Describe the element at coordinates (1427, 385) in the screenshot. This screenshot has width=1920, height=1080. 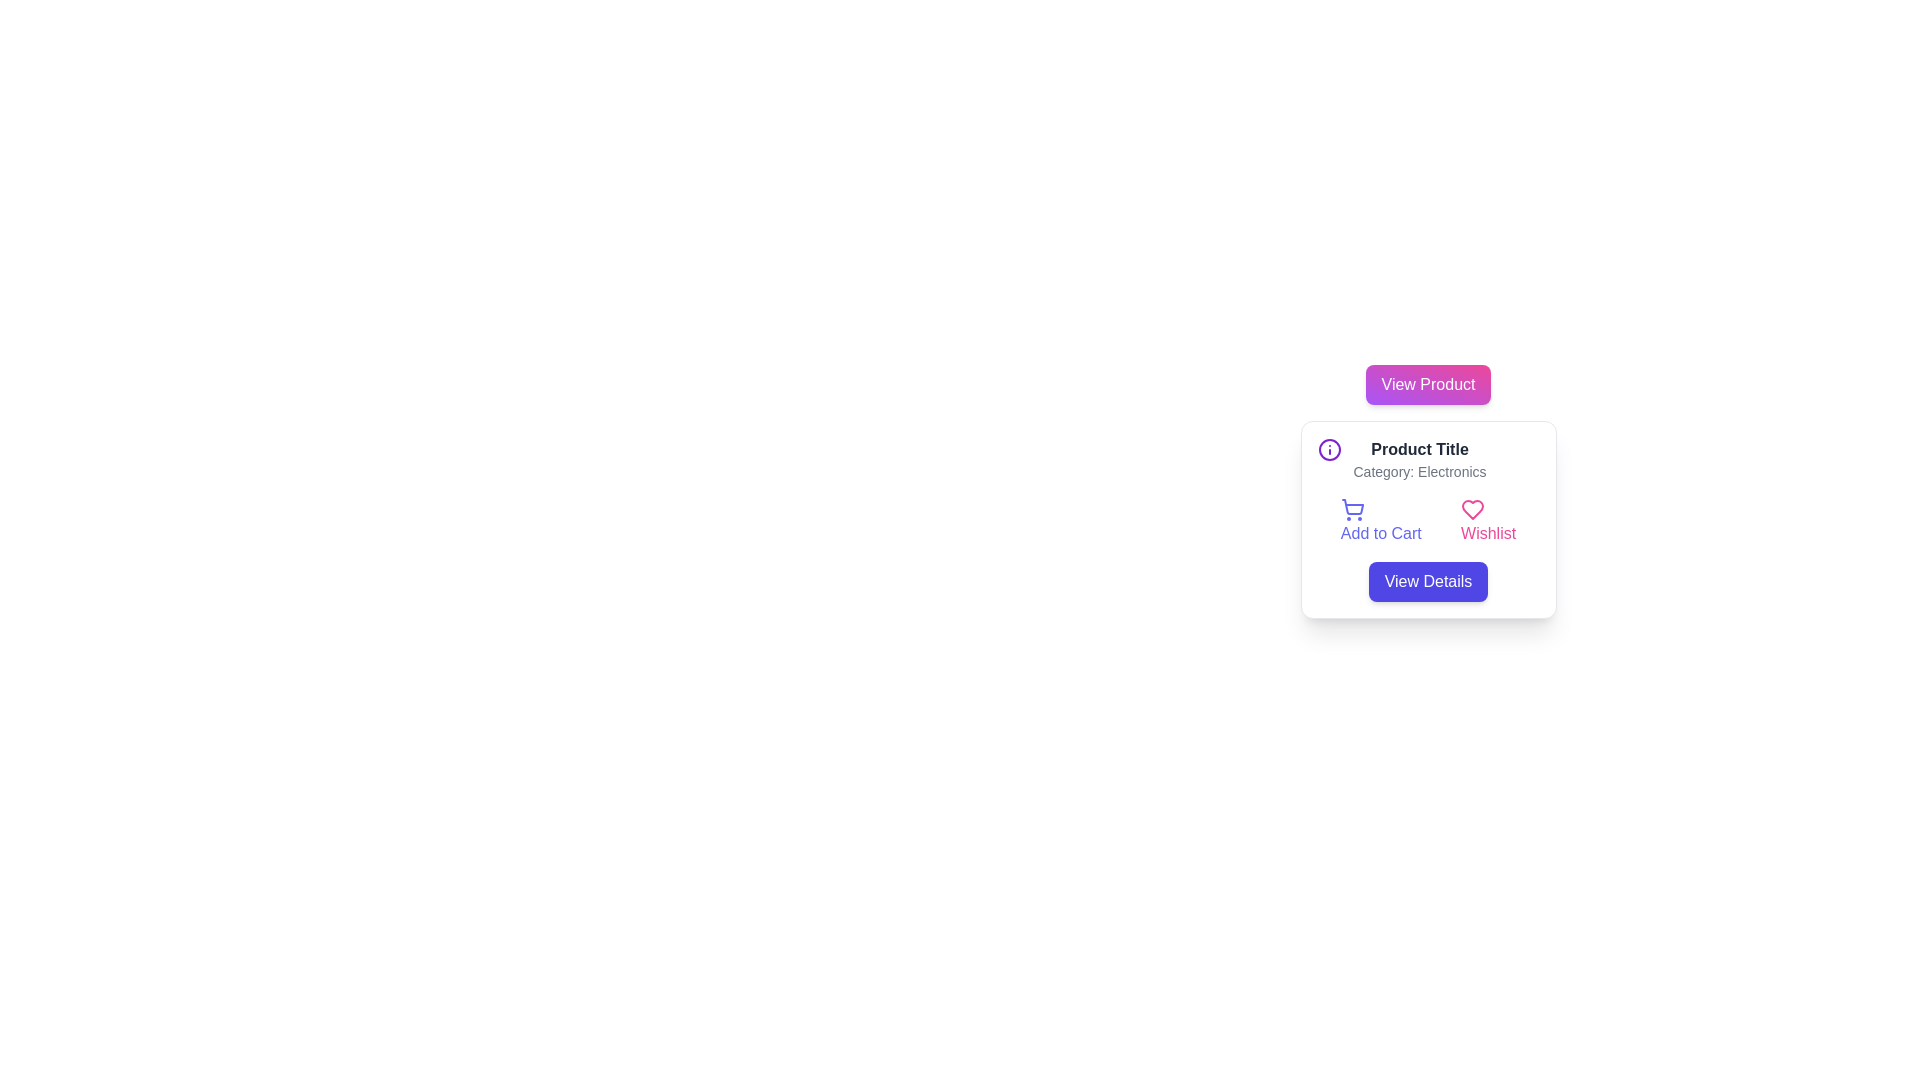
I see `the 'View Product' button with a gradient background transitioning from purple to pink, containing white bold text` at that location.